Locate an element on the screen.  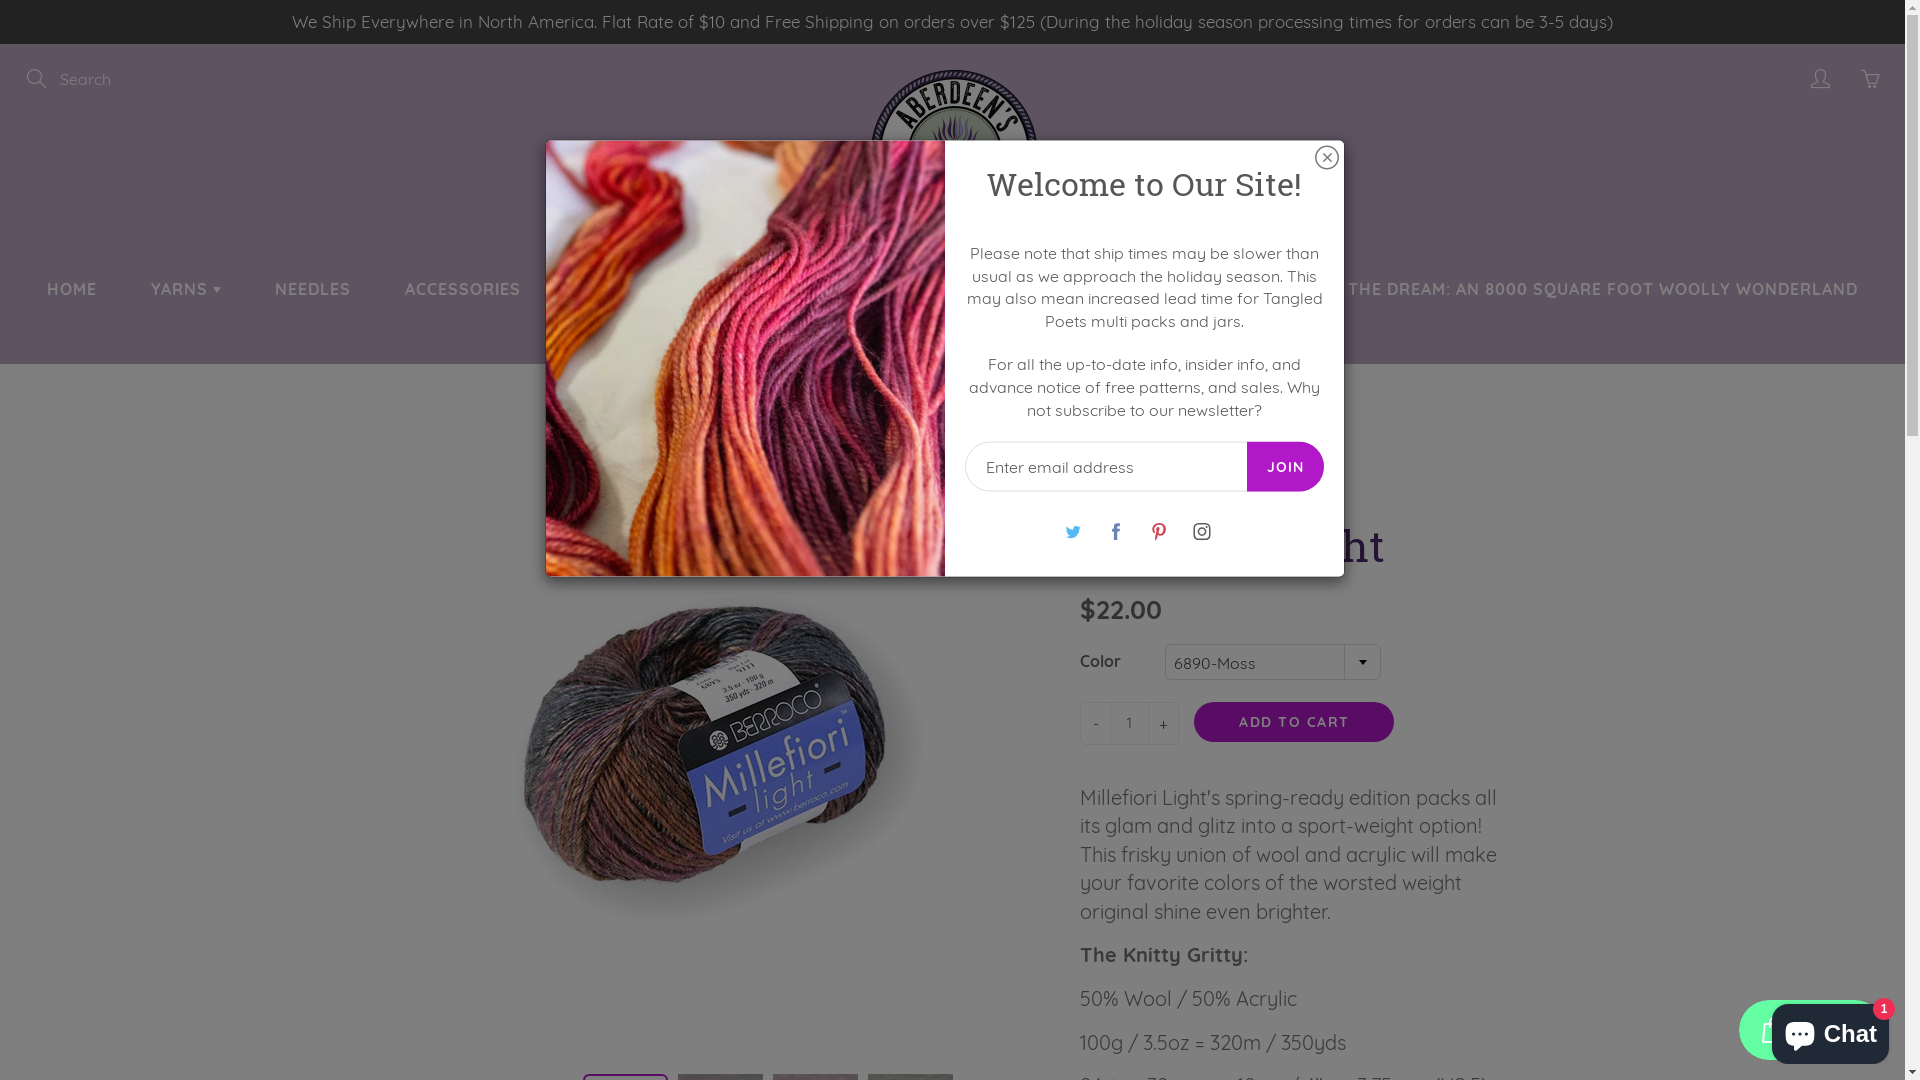
'+' is located at coordinates (1148, 723).